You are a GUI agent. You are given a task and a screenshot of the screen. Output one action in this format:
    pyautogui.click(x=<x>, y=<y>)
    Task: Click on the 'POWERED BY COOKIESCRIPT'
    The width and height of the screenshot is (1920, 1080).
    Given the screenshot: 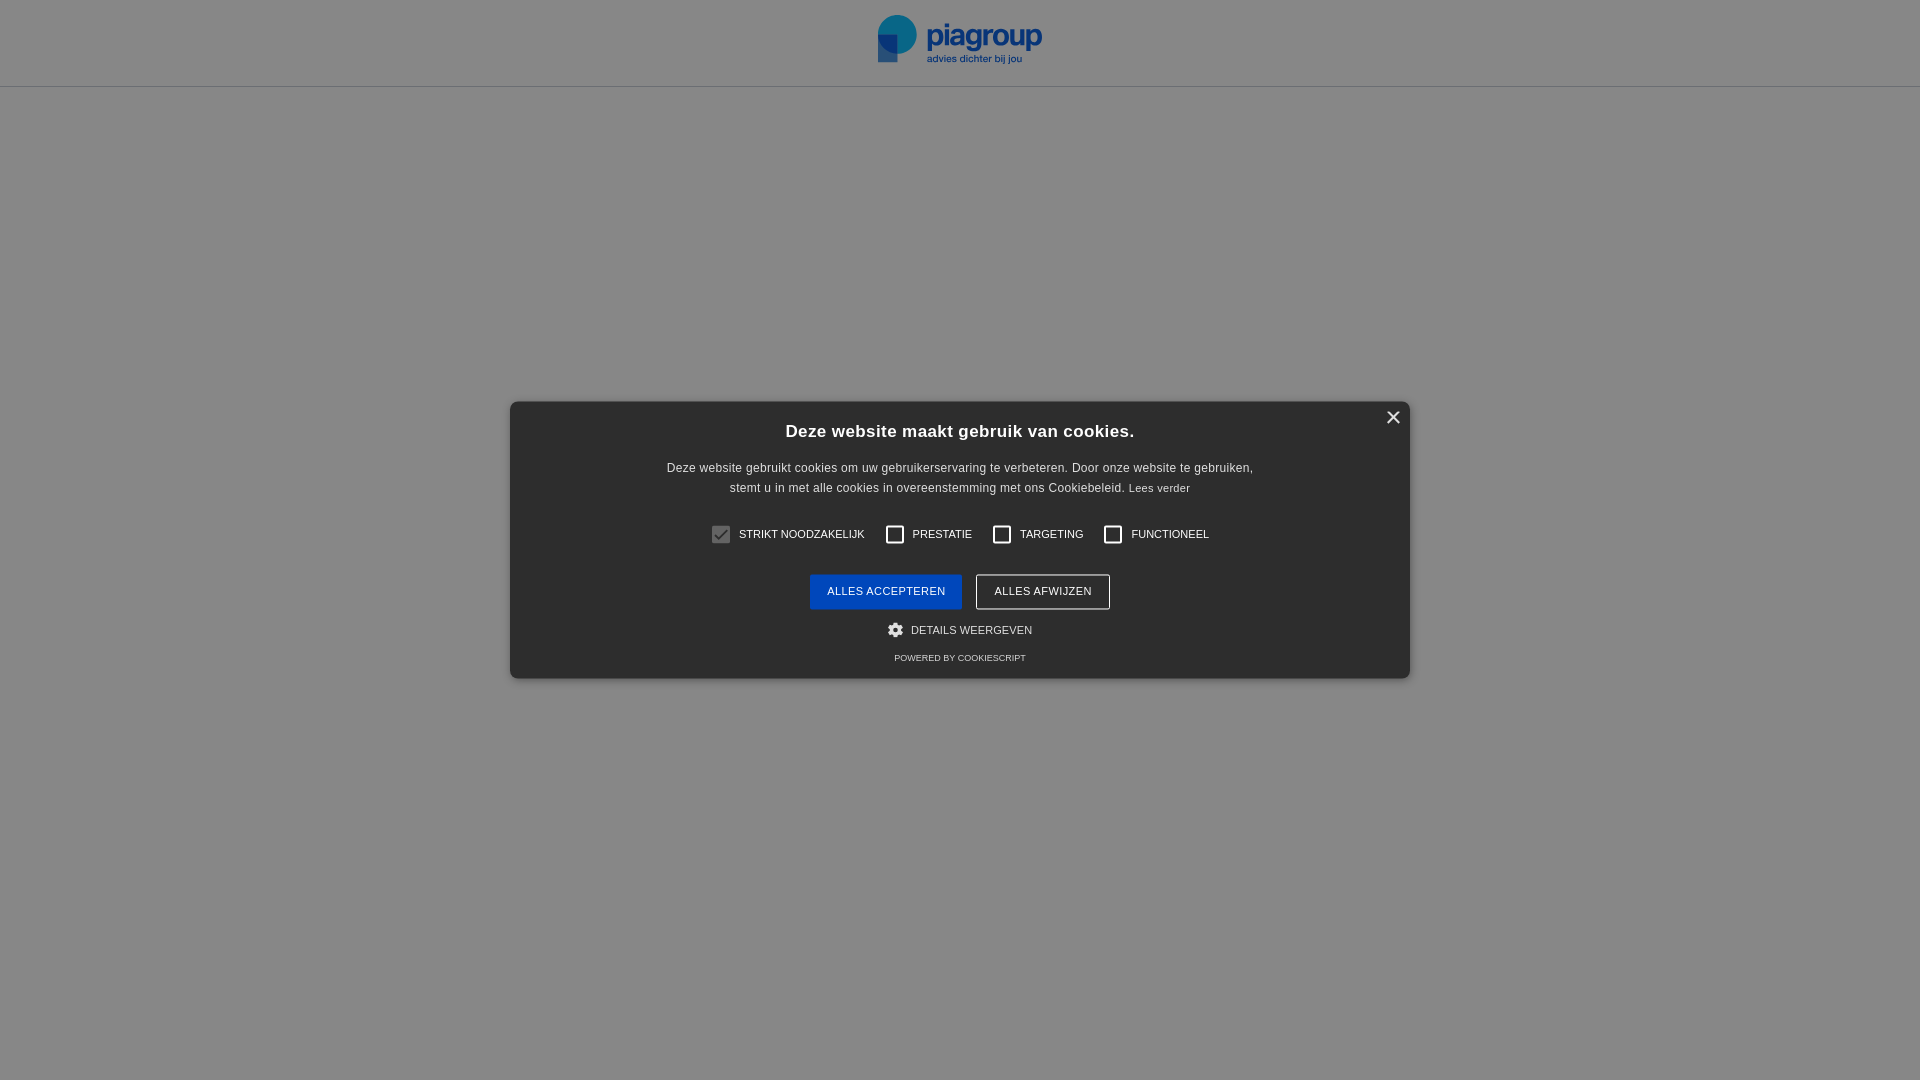 What is the action you would take?
    pyautogui.click(x=958, y=659)
    